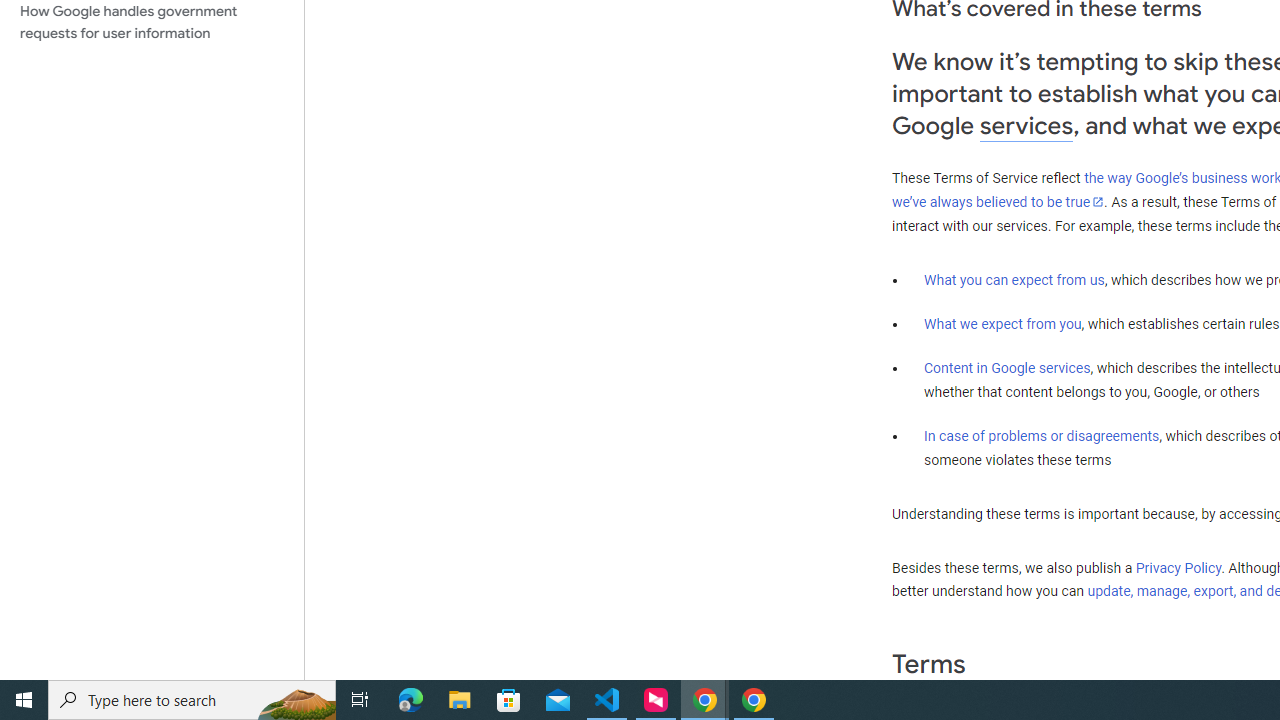  Describe the element at coordinates (1002, 323) in the screenshot. I see `'What we expect from you'` at that location.